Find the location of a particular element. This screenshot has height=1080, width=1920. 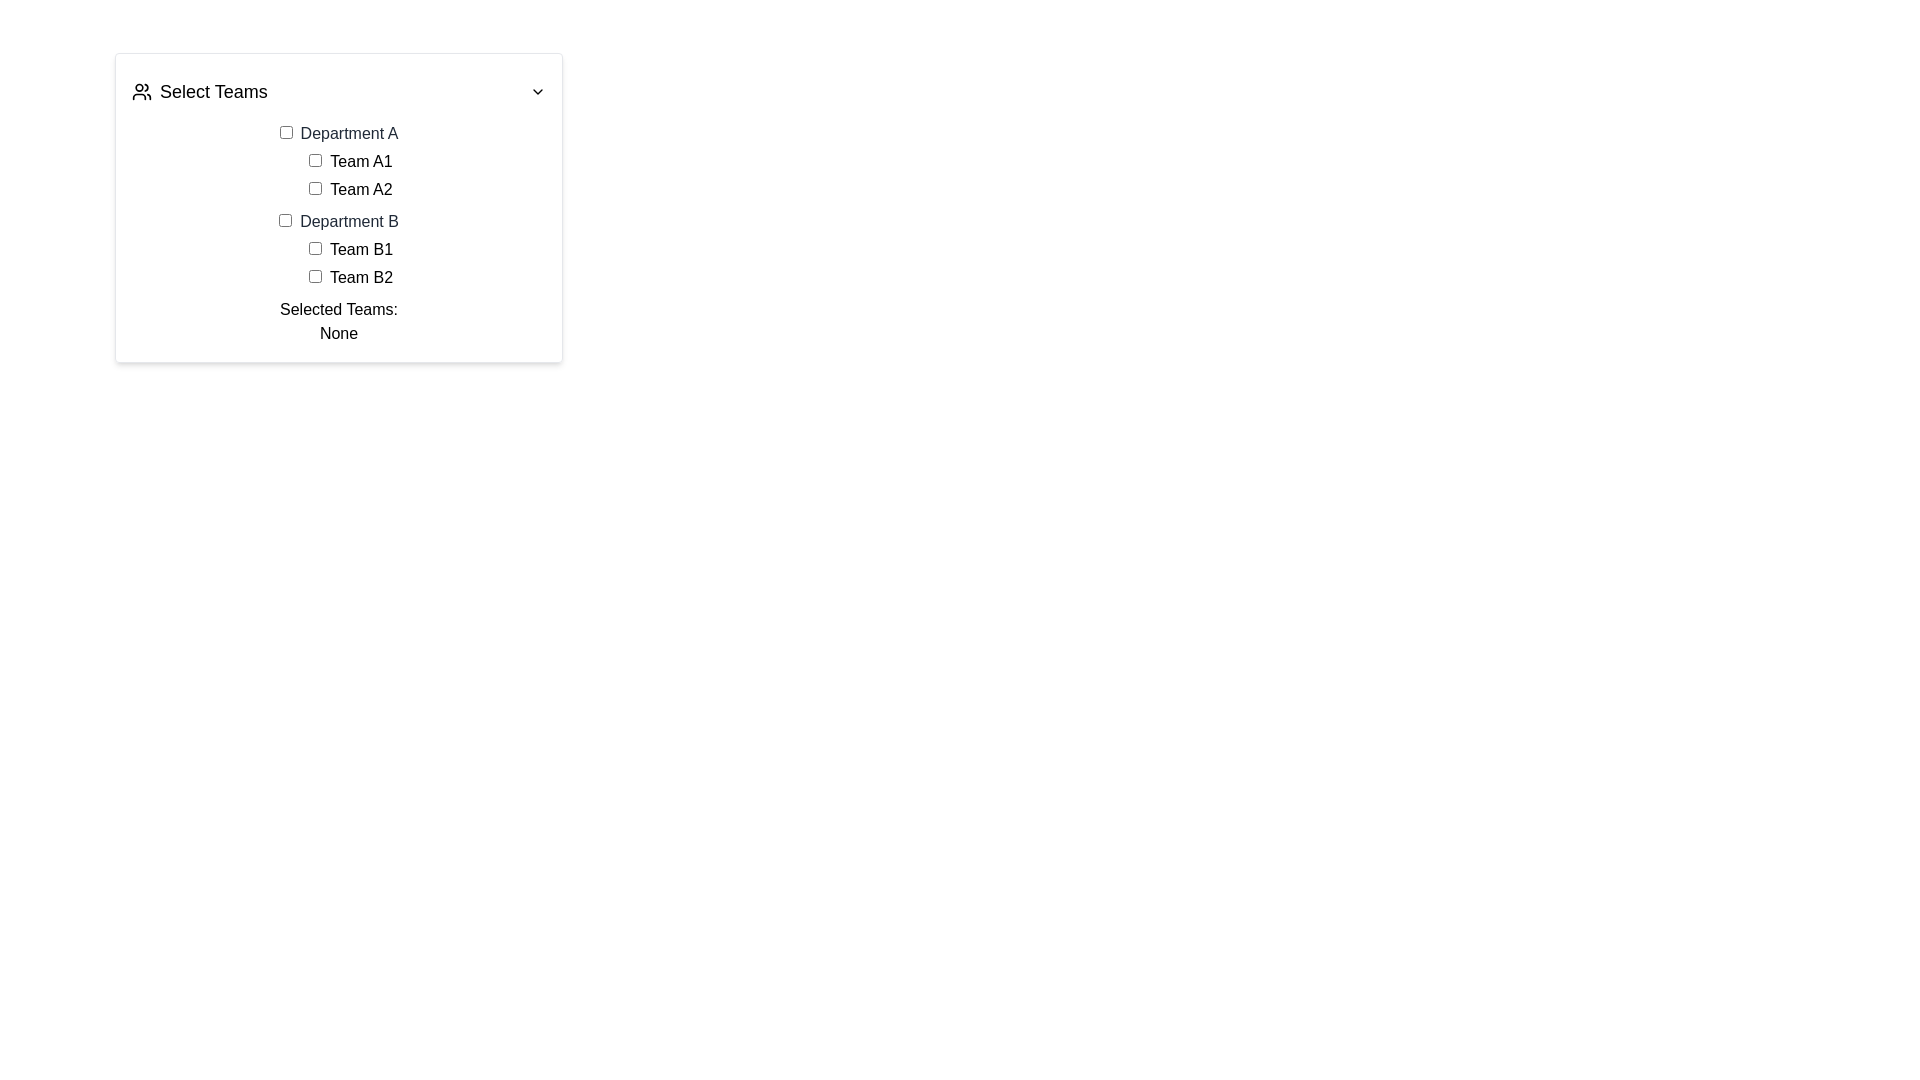

the checkbox located next to the text 'Team B1' is located at coordinates (314, 247).